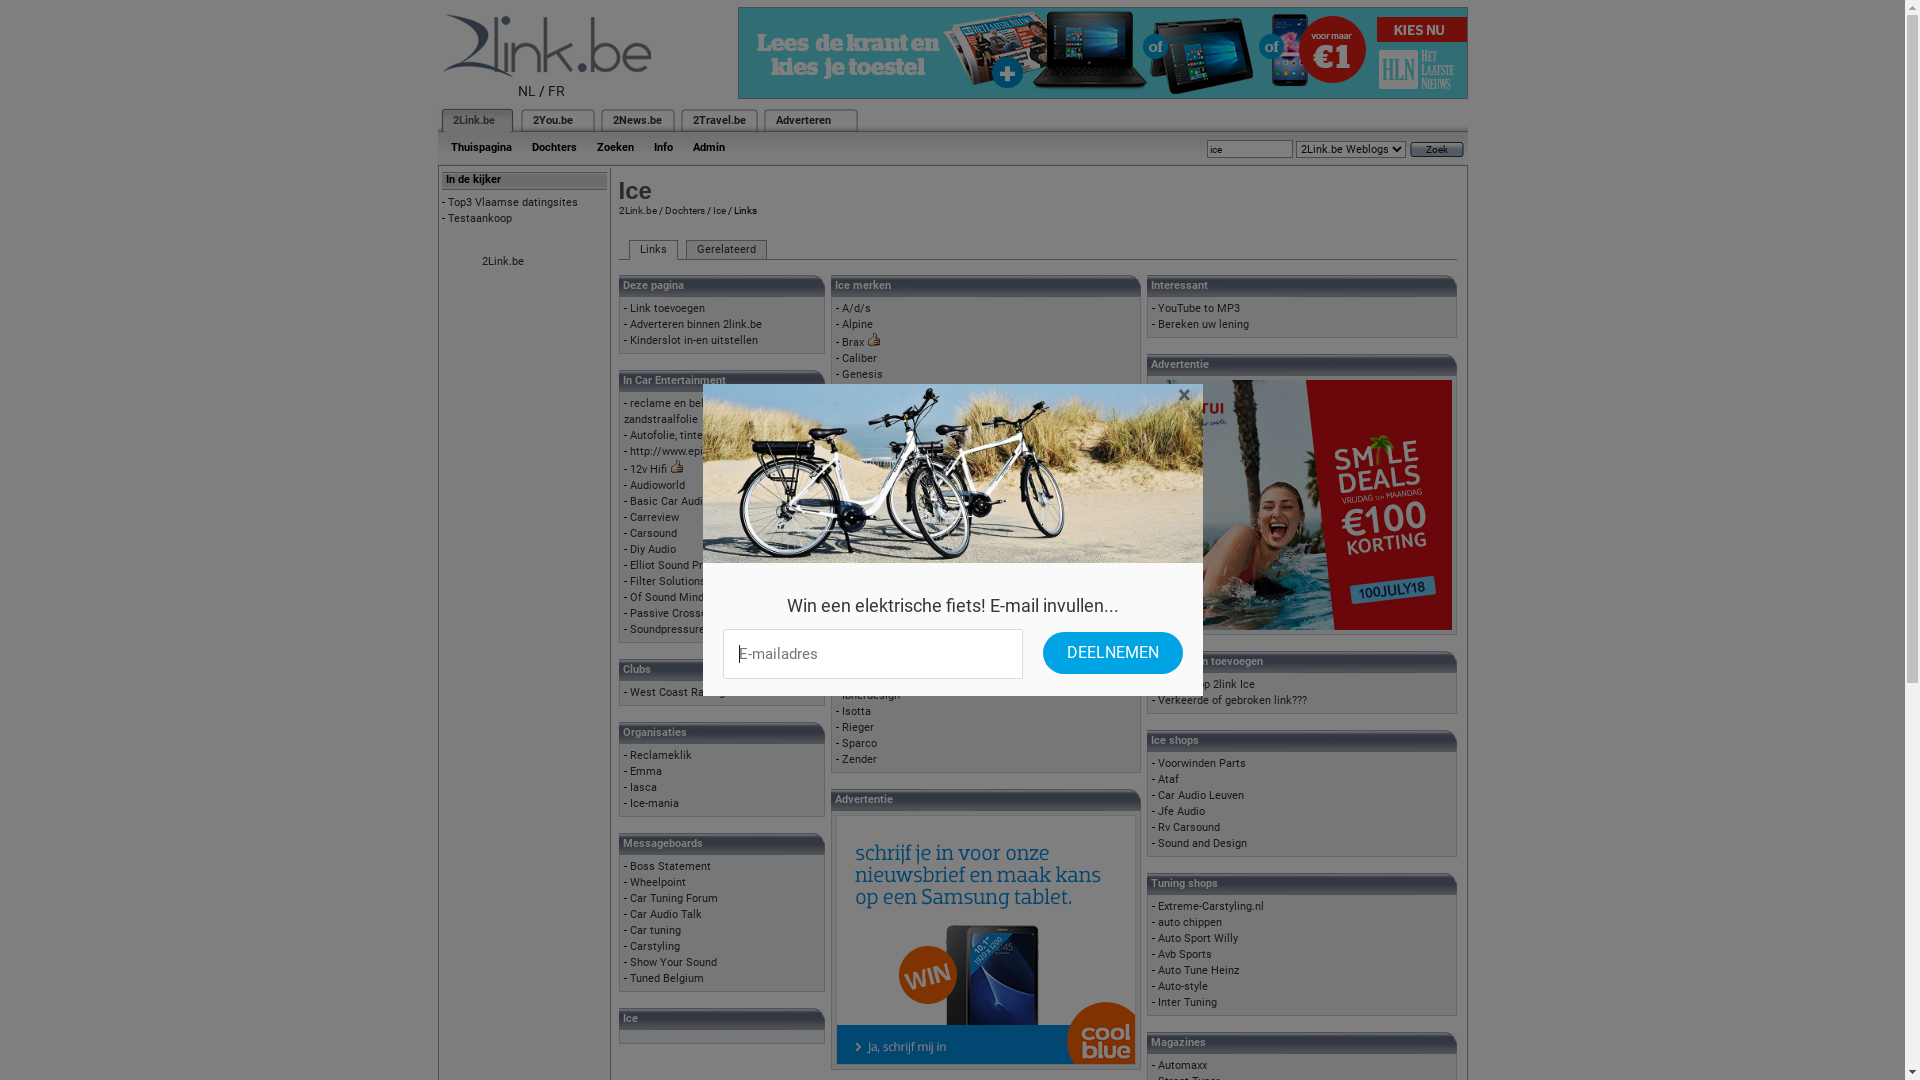  I want to click on 'Emma', so click(646, 770).